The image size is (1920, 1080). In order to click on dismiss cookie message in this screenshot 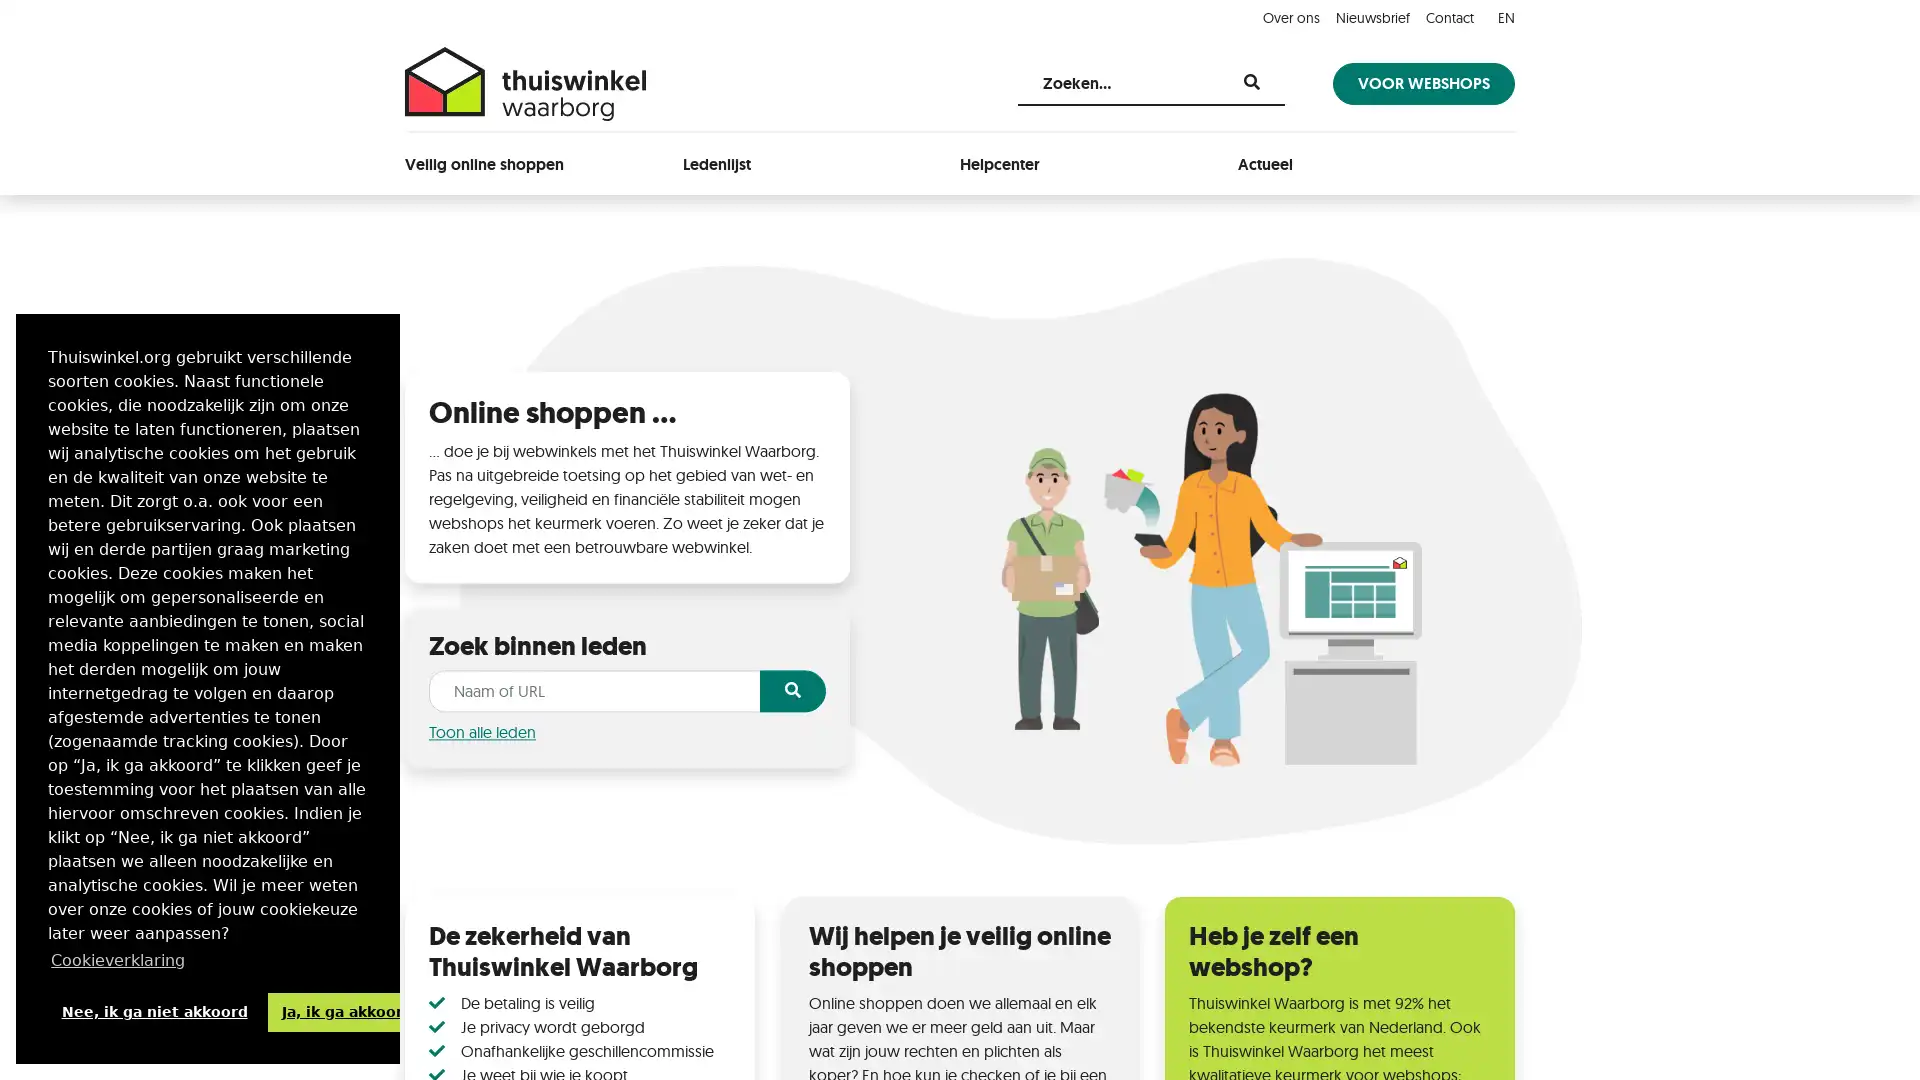, I will do `click(153, 1011)`.